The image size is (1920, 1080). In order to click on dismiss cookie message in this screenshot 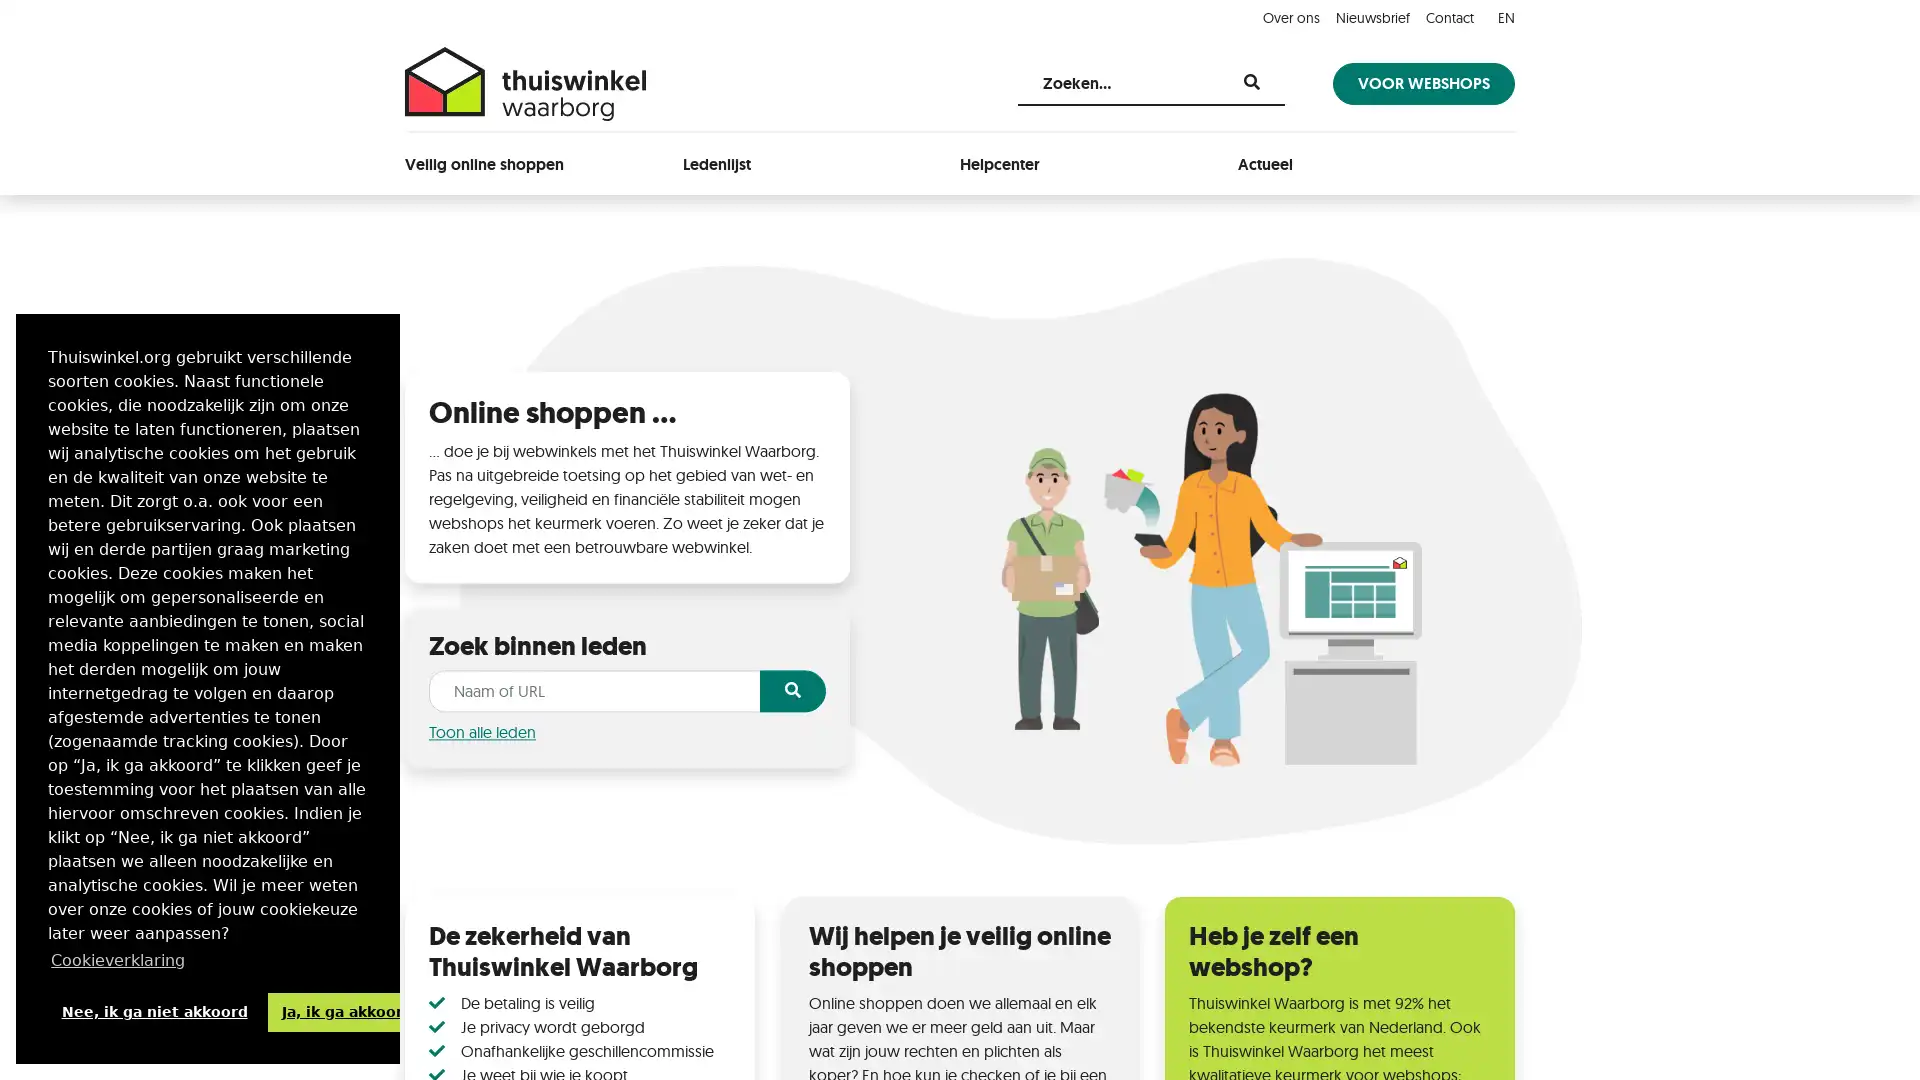, I will do `click(153, 1011)`.